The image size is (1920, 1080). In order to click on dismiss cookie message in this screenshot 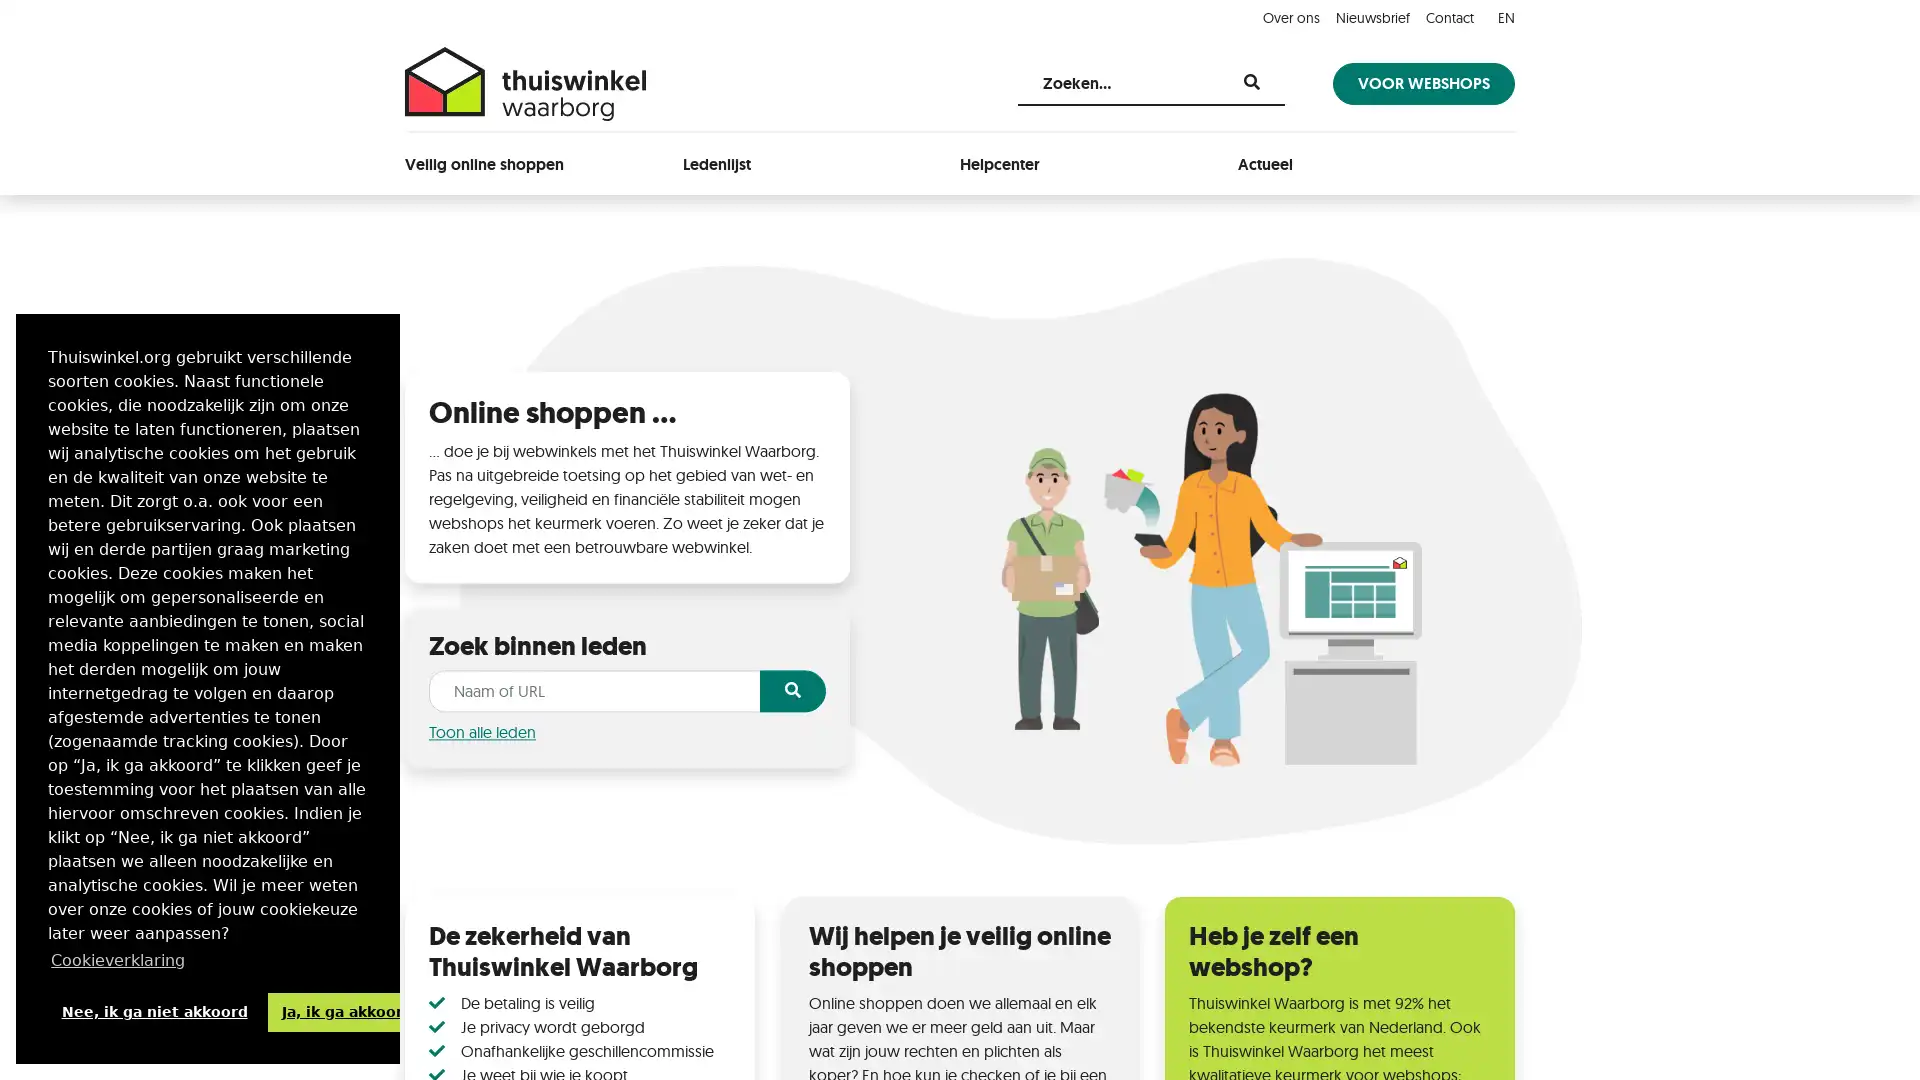, I will do `click(153, 1011)`.